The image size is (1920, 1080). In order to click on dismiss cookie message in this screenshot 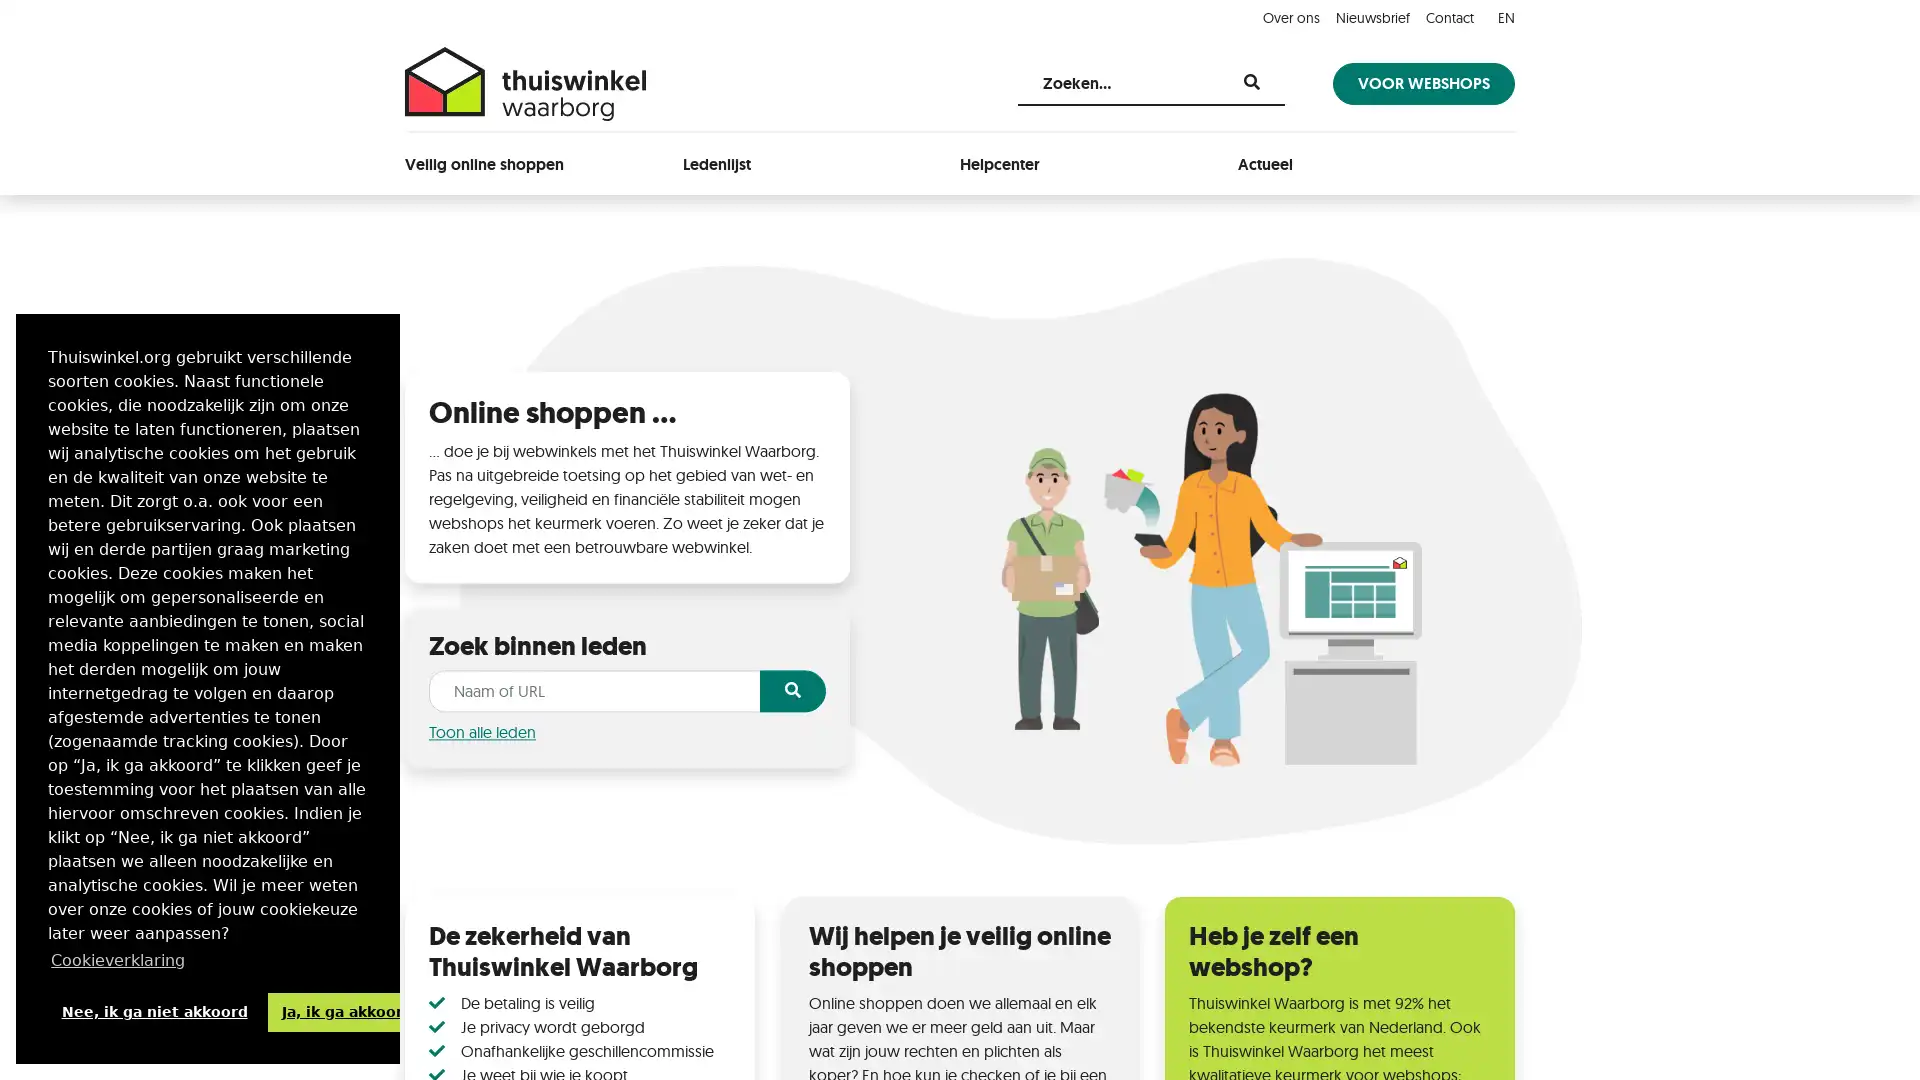, I will do `click(153, 1011)`.